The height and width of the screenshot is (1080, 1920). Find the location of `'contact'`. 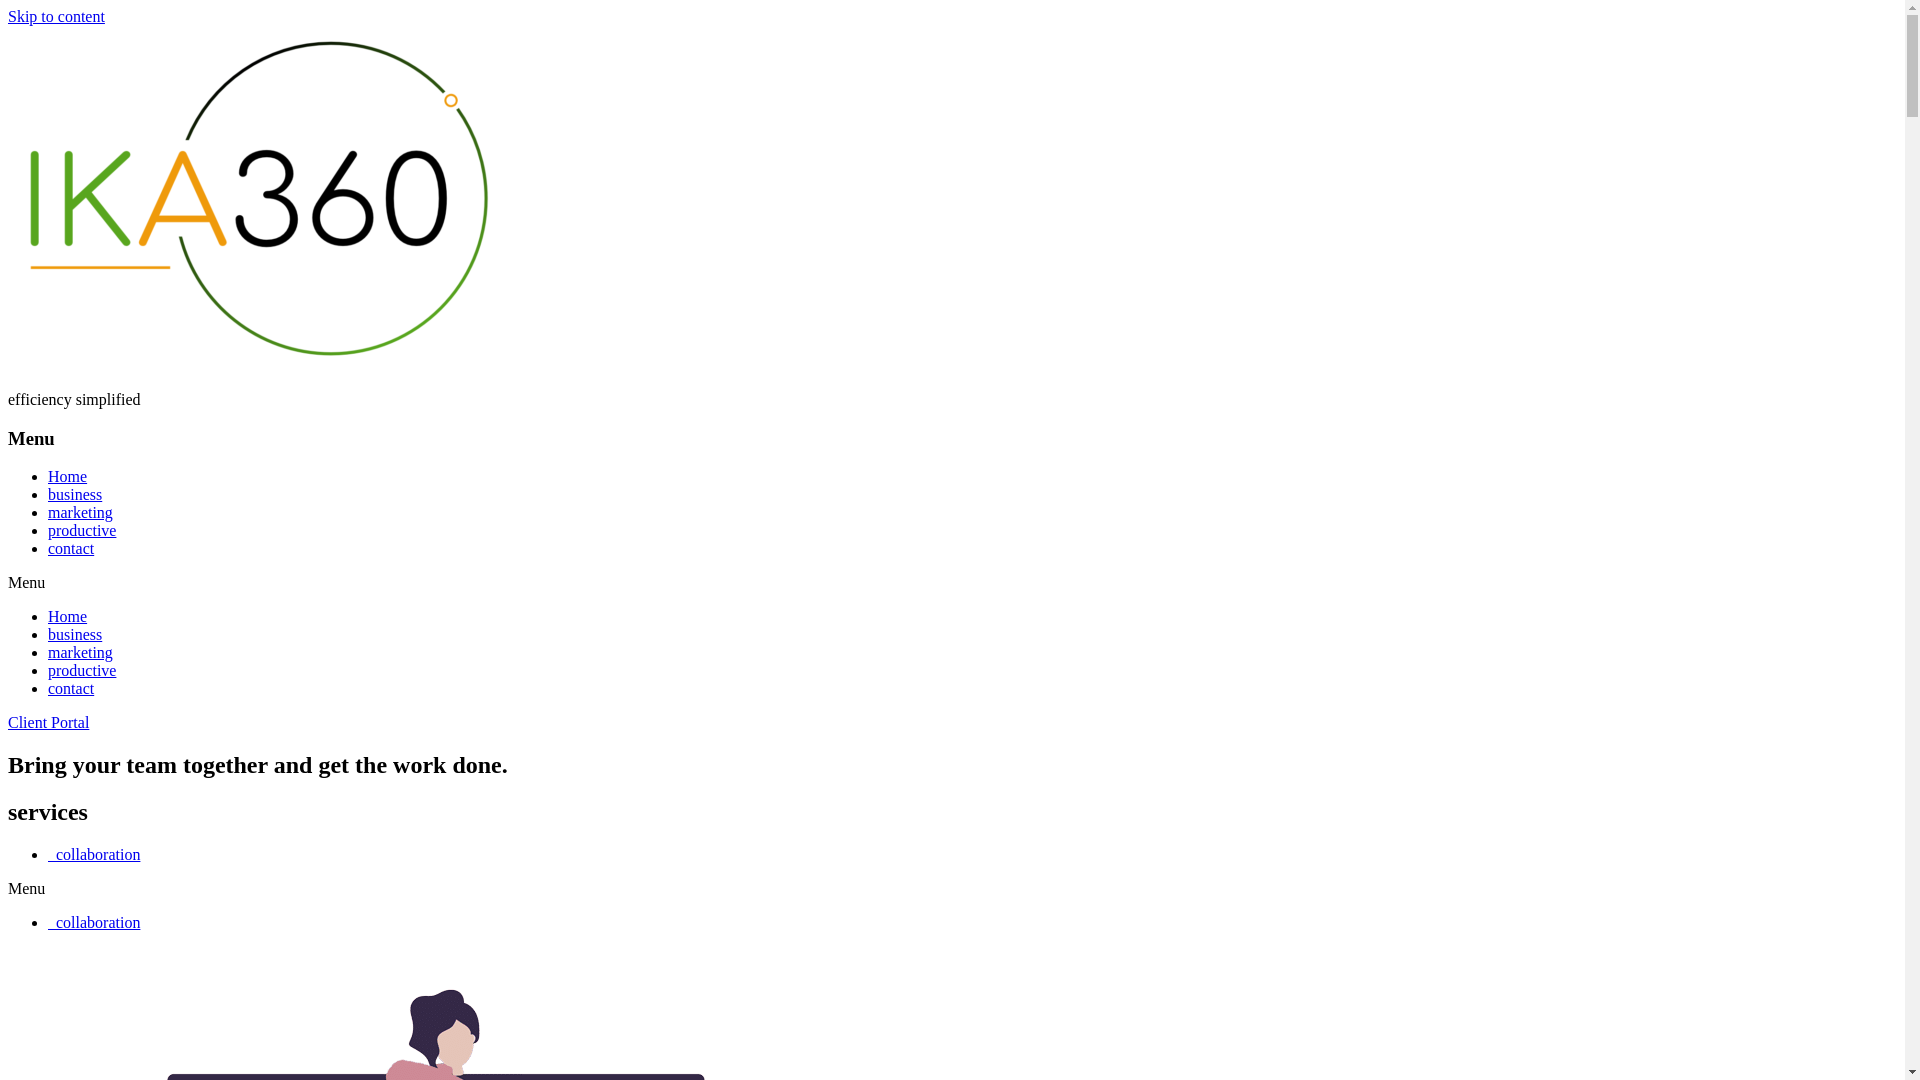

'contact' is located at coordinates (71, 548).